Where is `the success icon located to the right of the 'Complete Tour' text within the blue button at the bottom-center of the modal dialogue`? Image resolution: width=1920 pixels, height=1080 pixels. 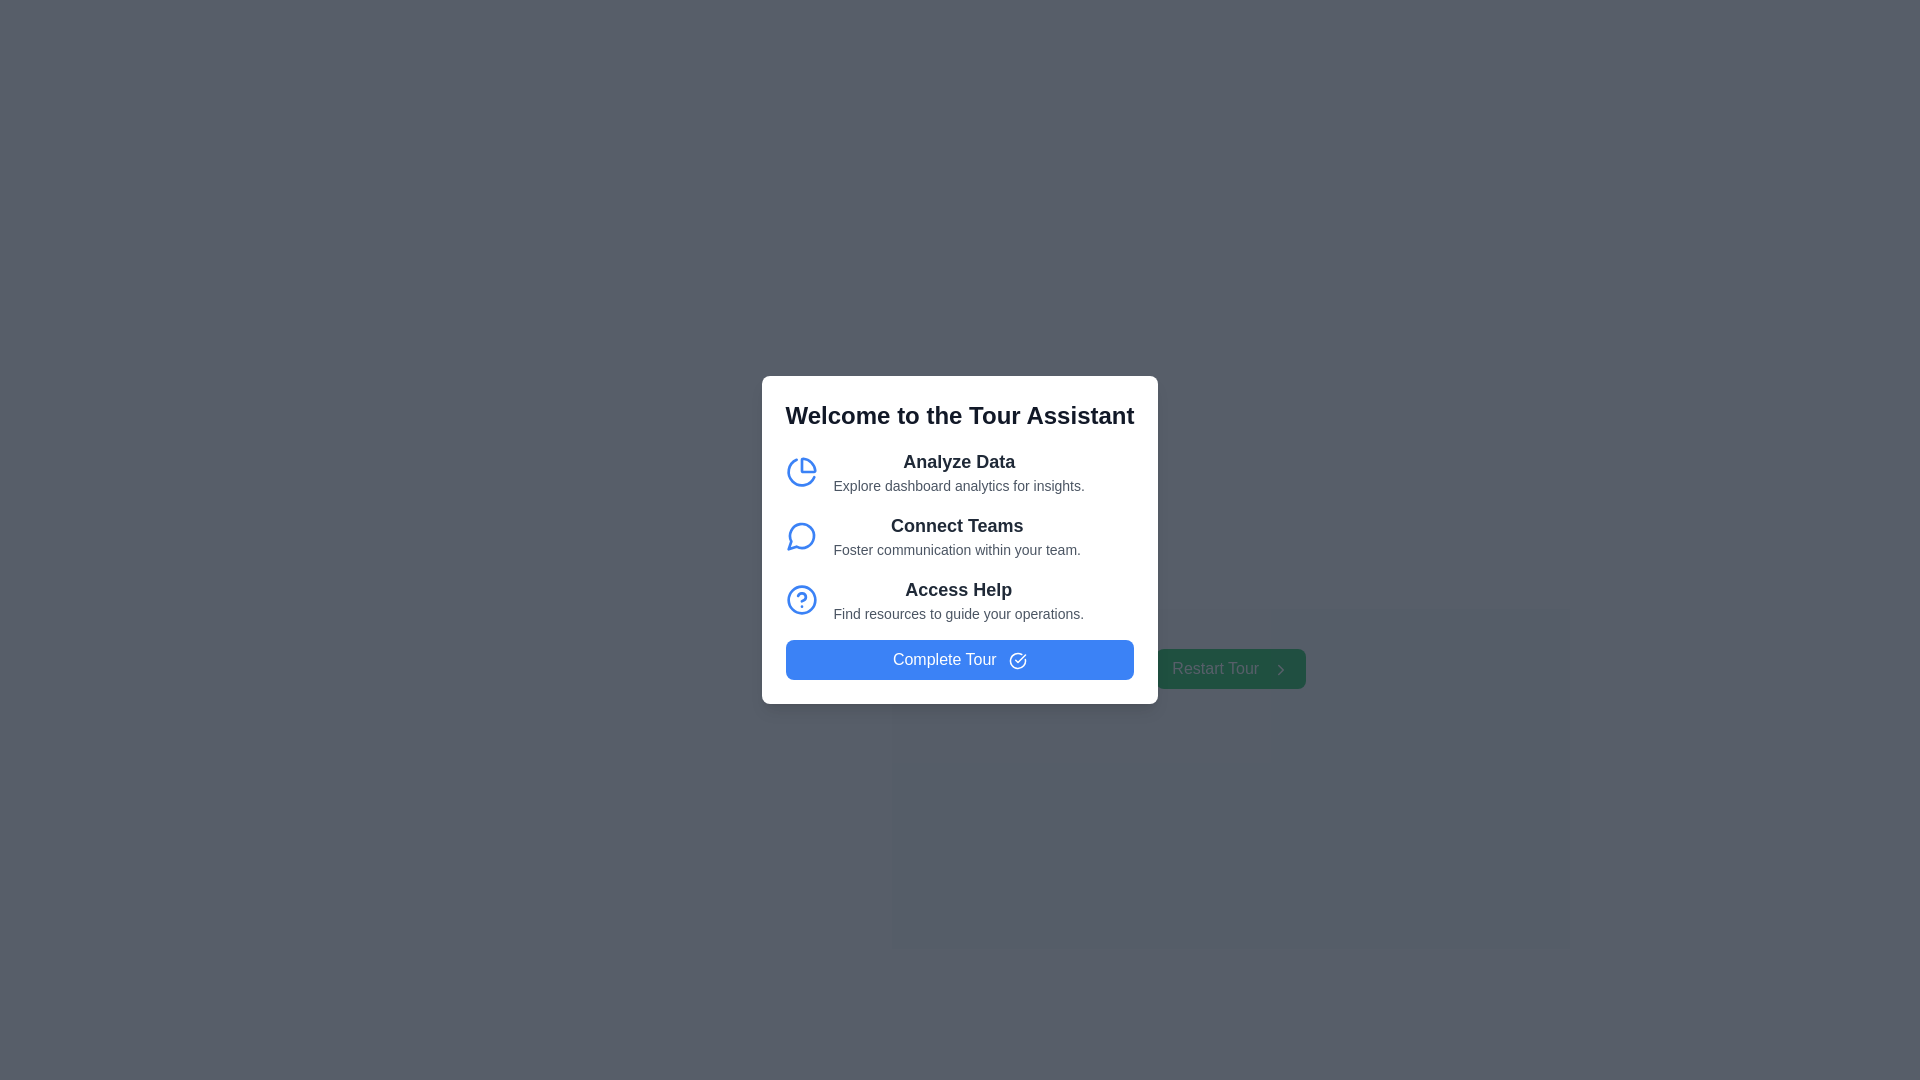
the success icon located to the right of the 'Complete Tour' text within the blue button at the bottom-center of the modal dialogue is located at coordinates (1018, 660).